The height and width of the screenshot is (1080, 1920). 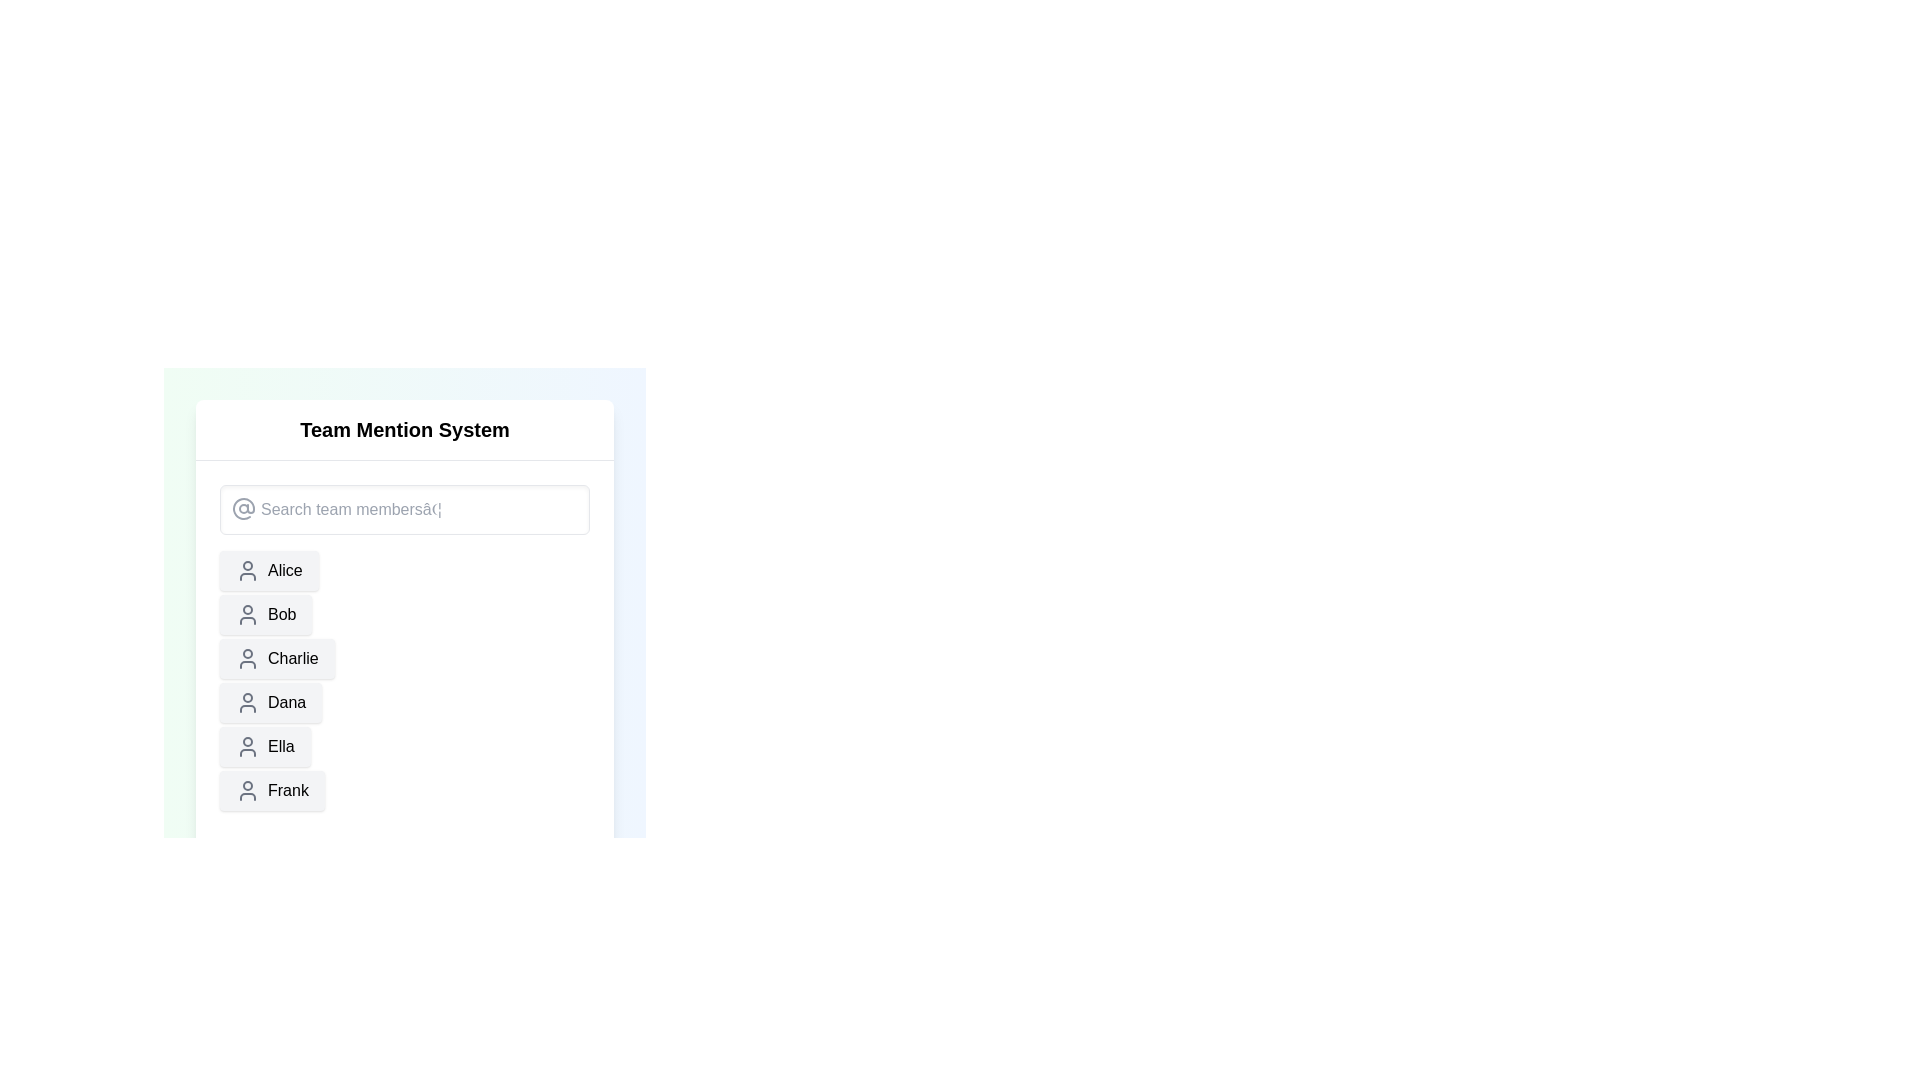 I want to click on the interactive list item representing 'Charlie', so click(x=276, y=659).